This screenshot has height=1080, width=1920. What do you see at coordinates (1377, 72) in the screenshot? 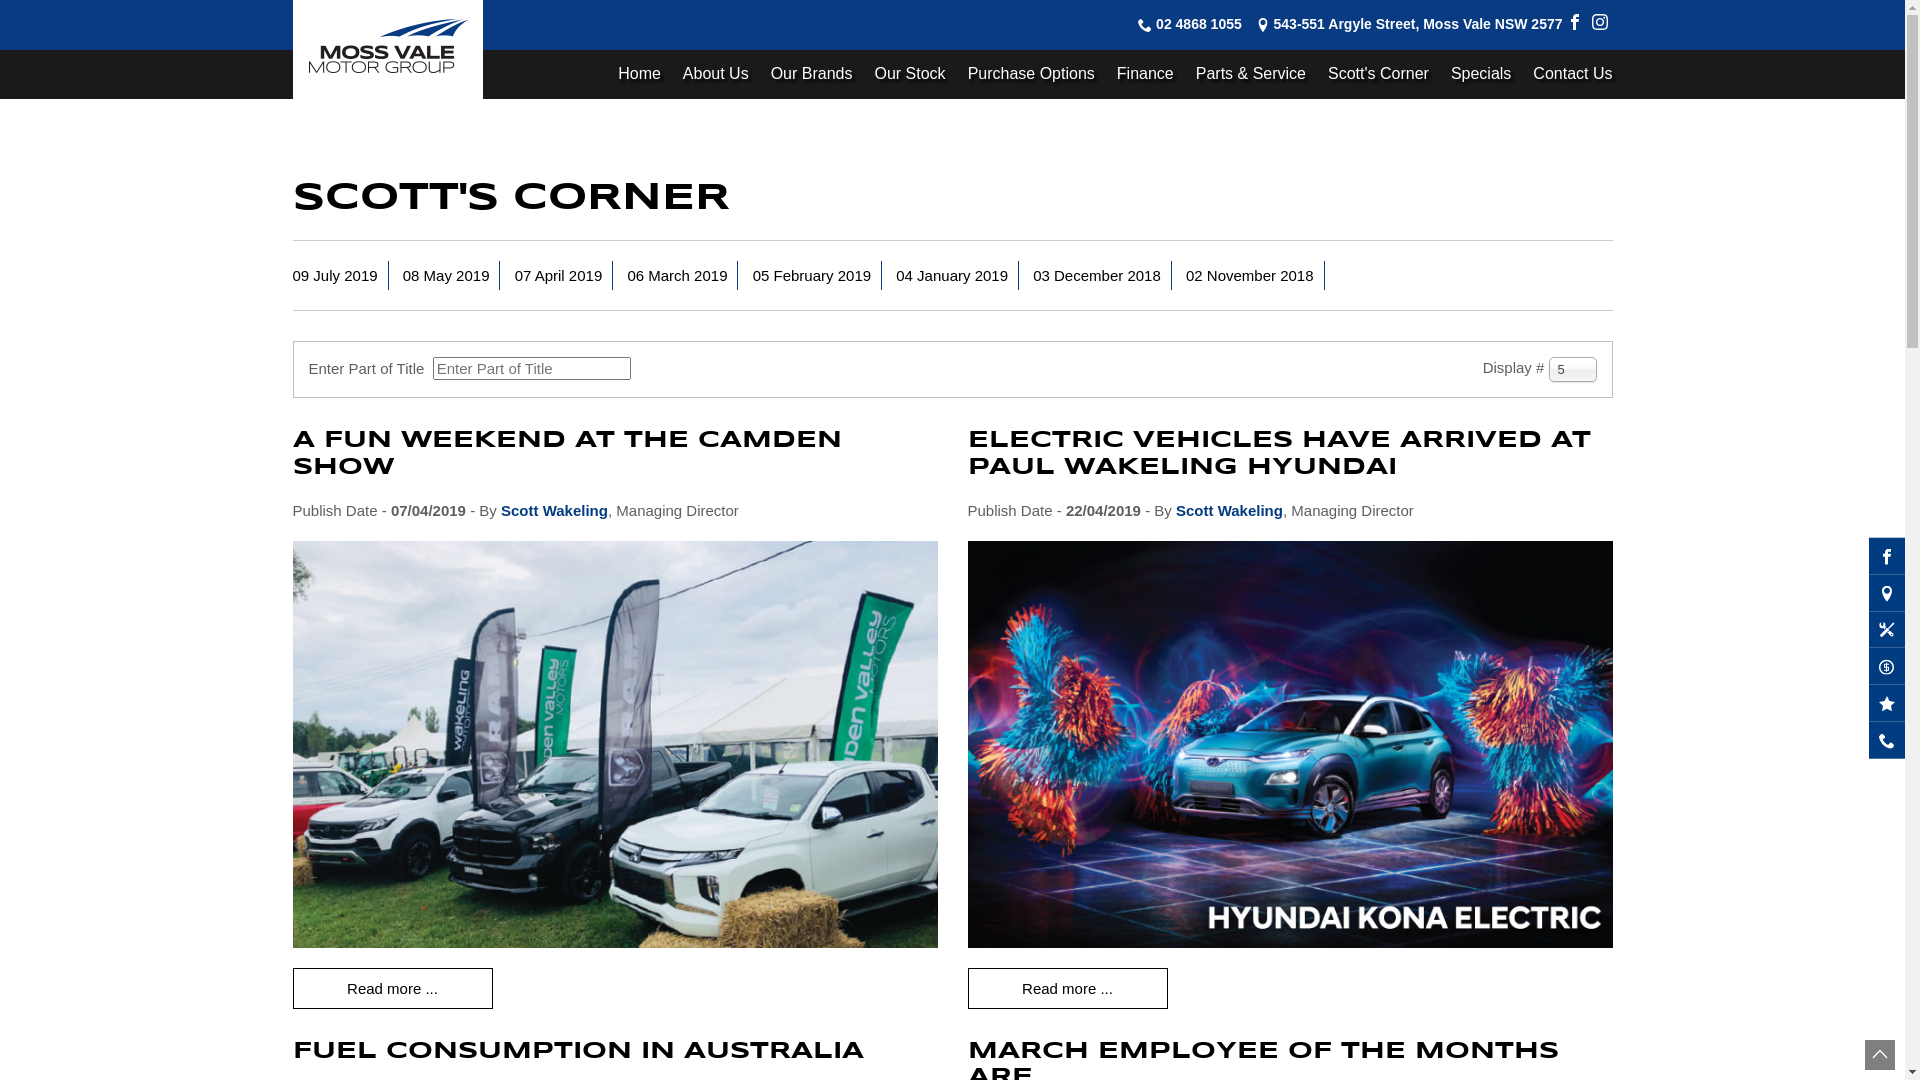
I see `'Scott's Corner'` at bounding box center [1377, 72].